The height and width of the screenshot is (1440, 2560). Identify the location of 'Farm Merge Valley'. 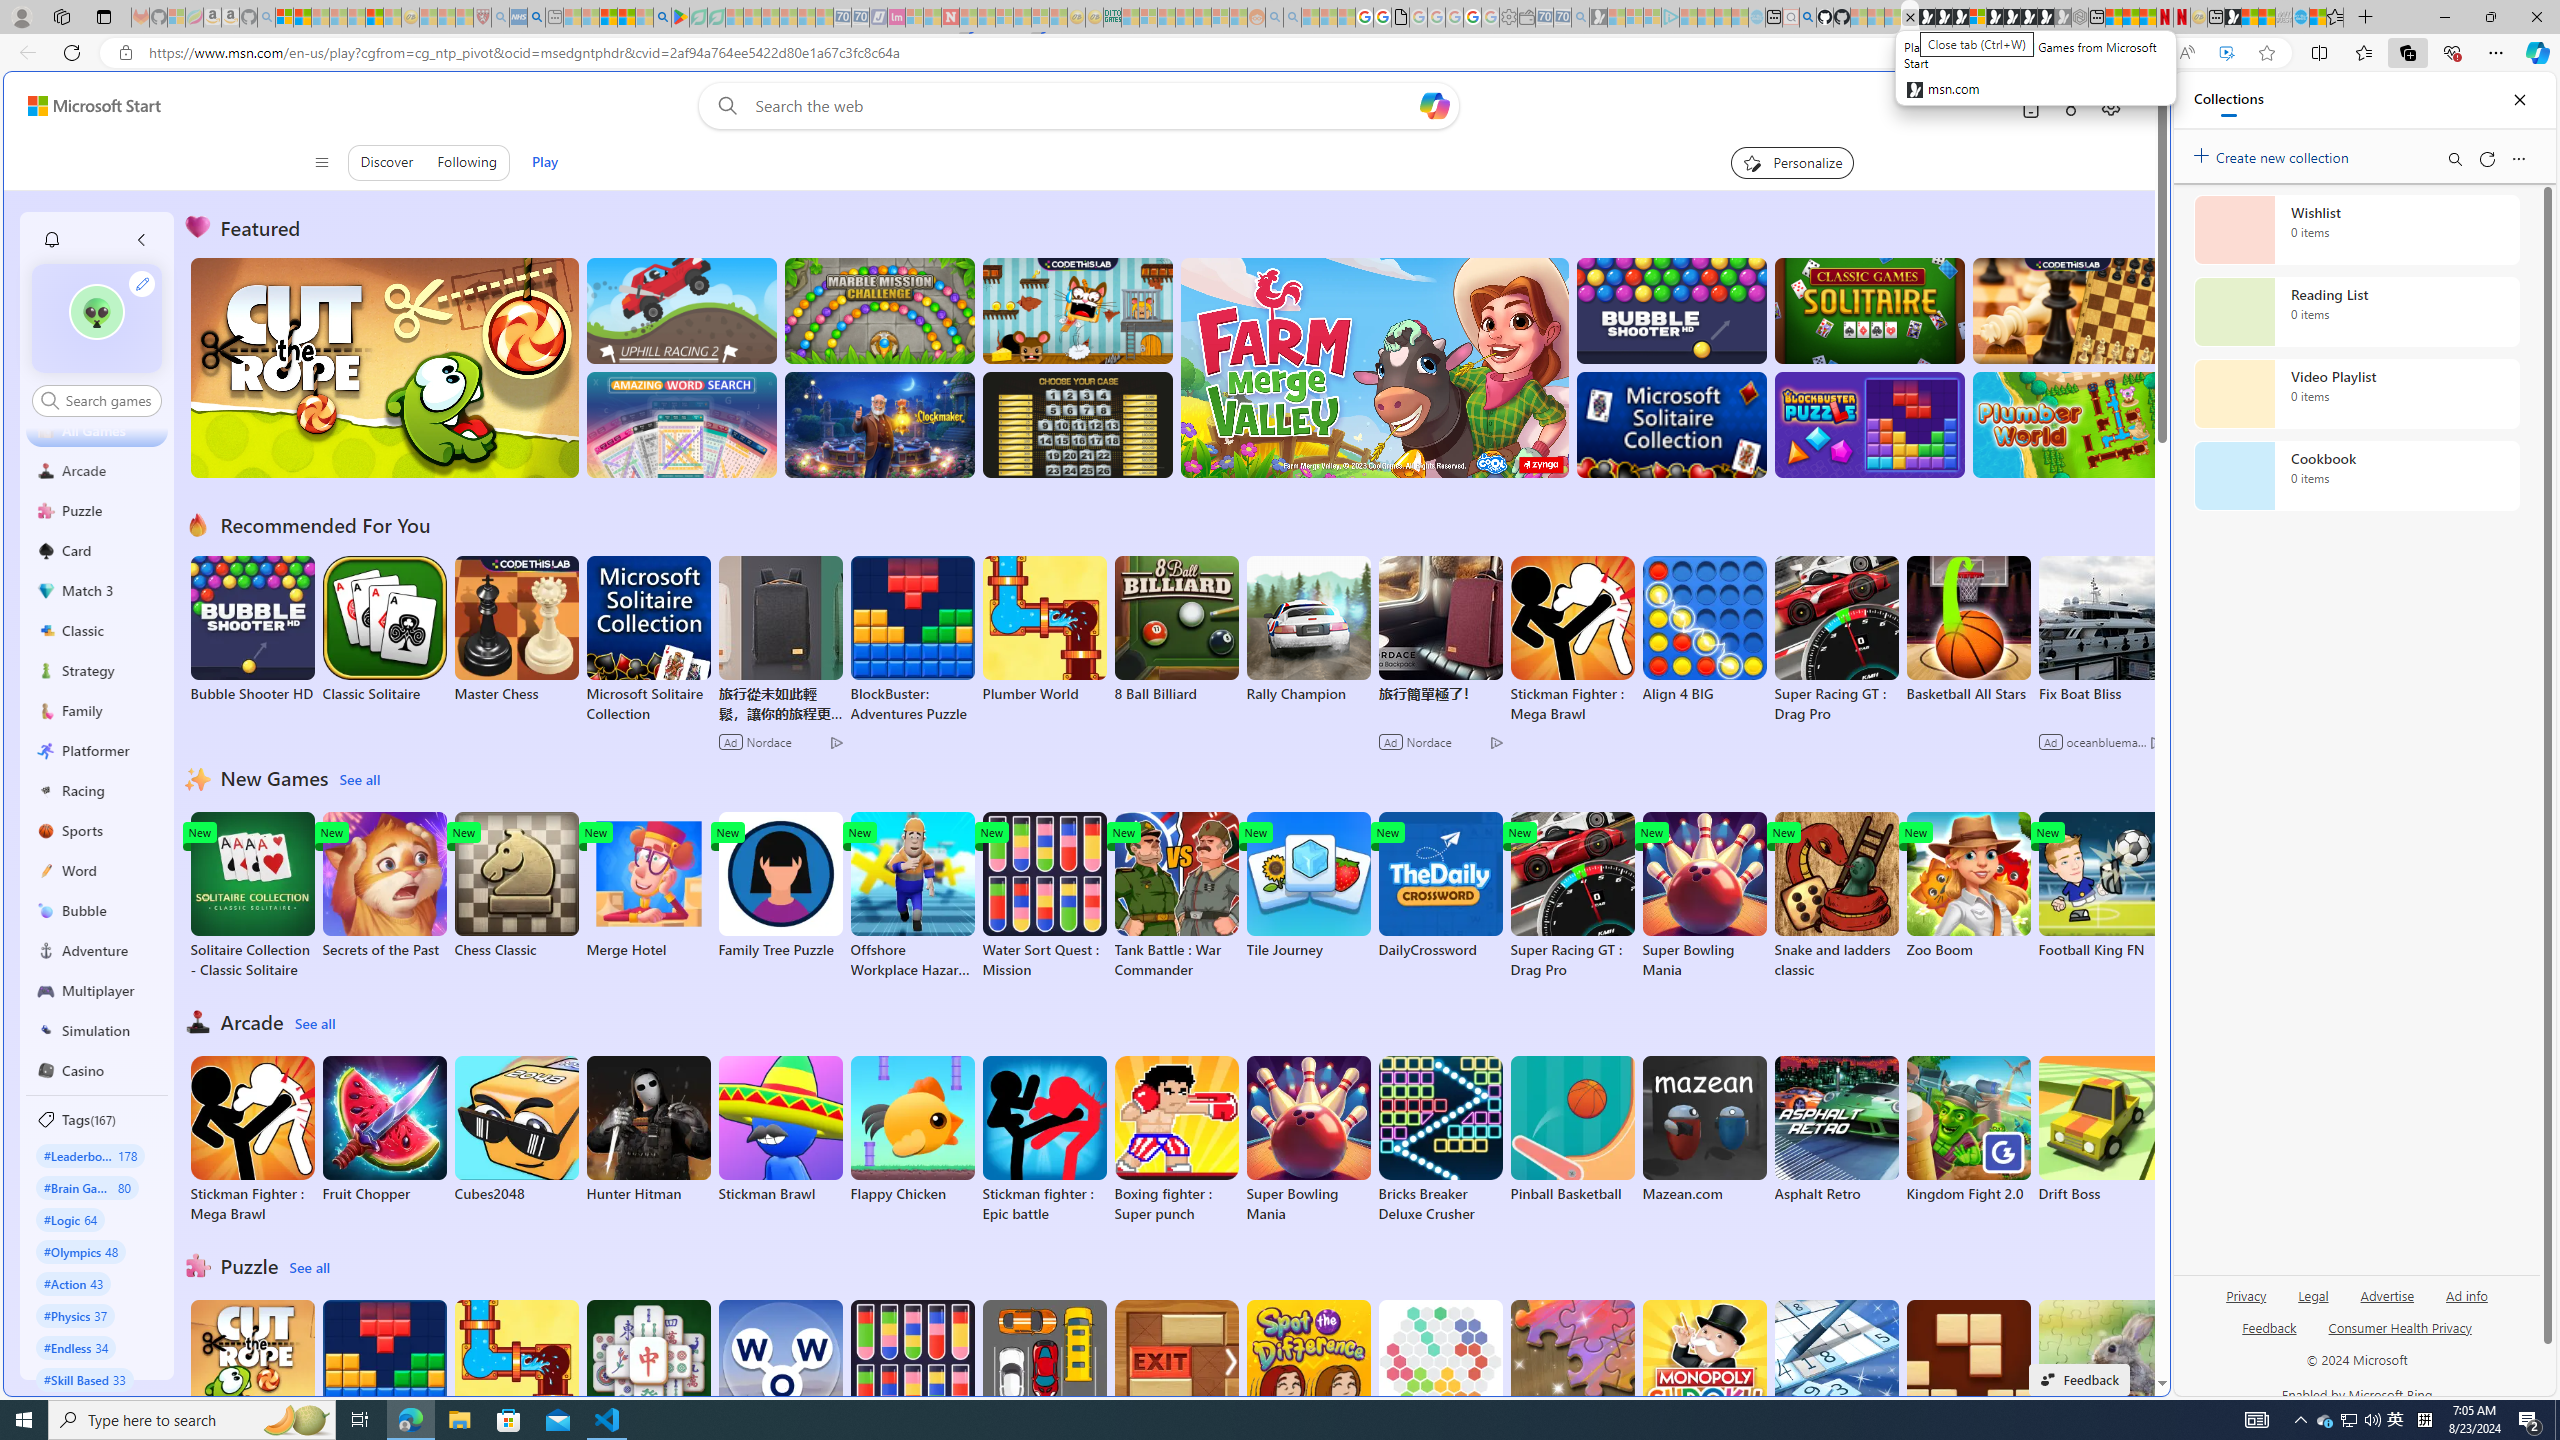
(1373, 367).